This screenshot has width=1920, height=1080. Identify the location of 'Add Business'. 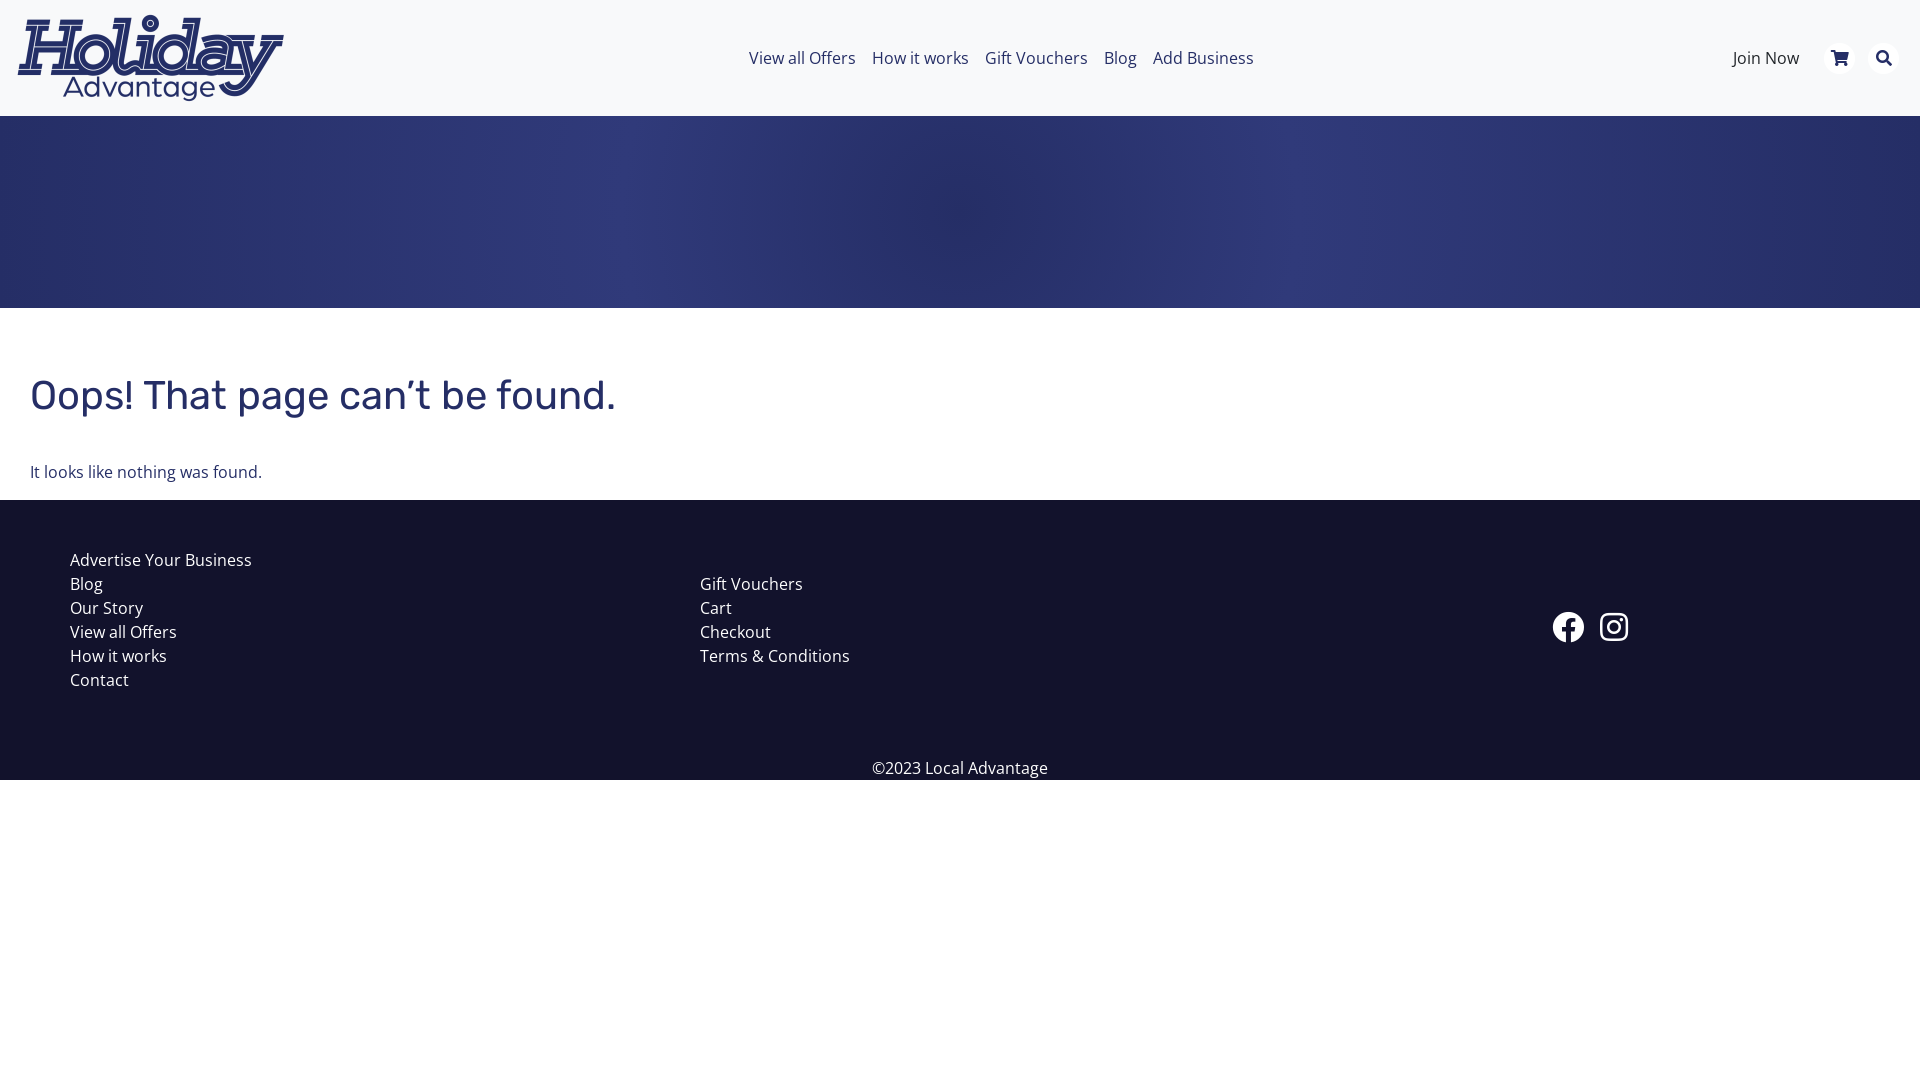
(1201, 56).